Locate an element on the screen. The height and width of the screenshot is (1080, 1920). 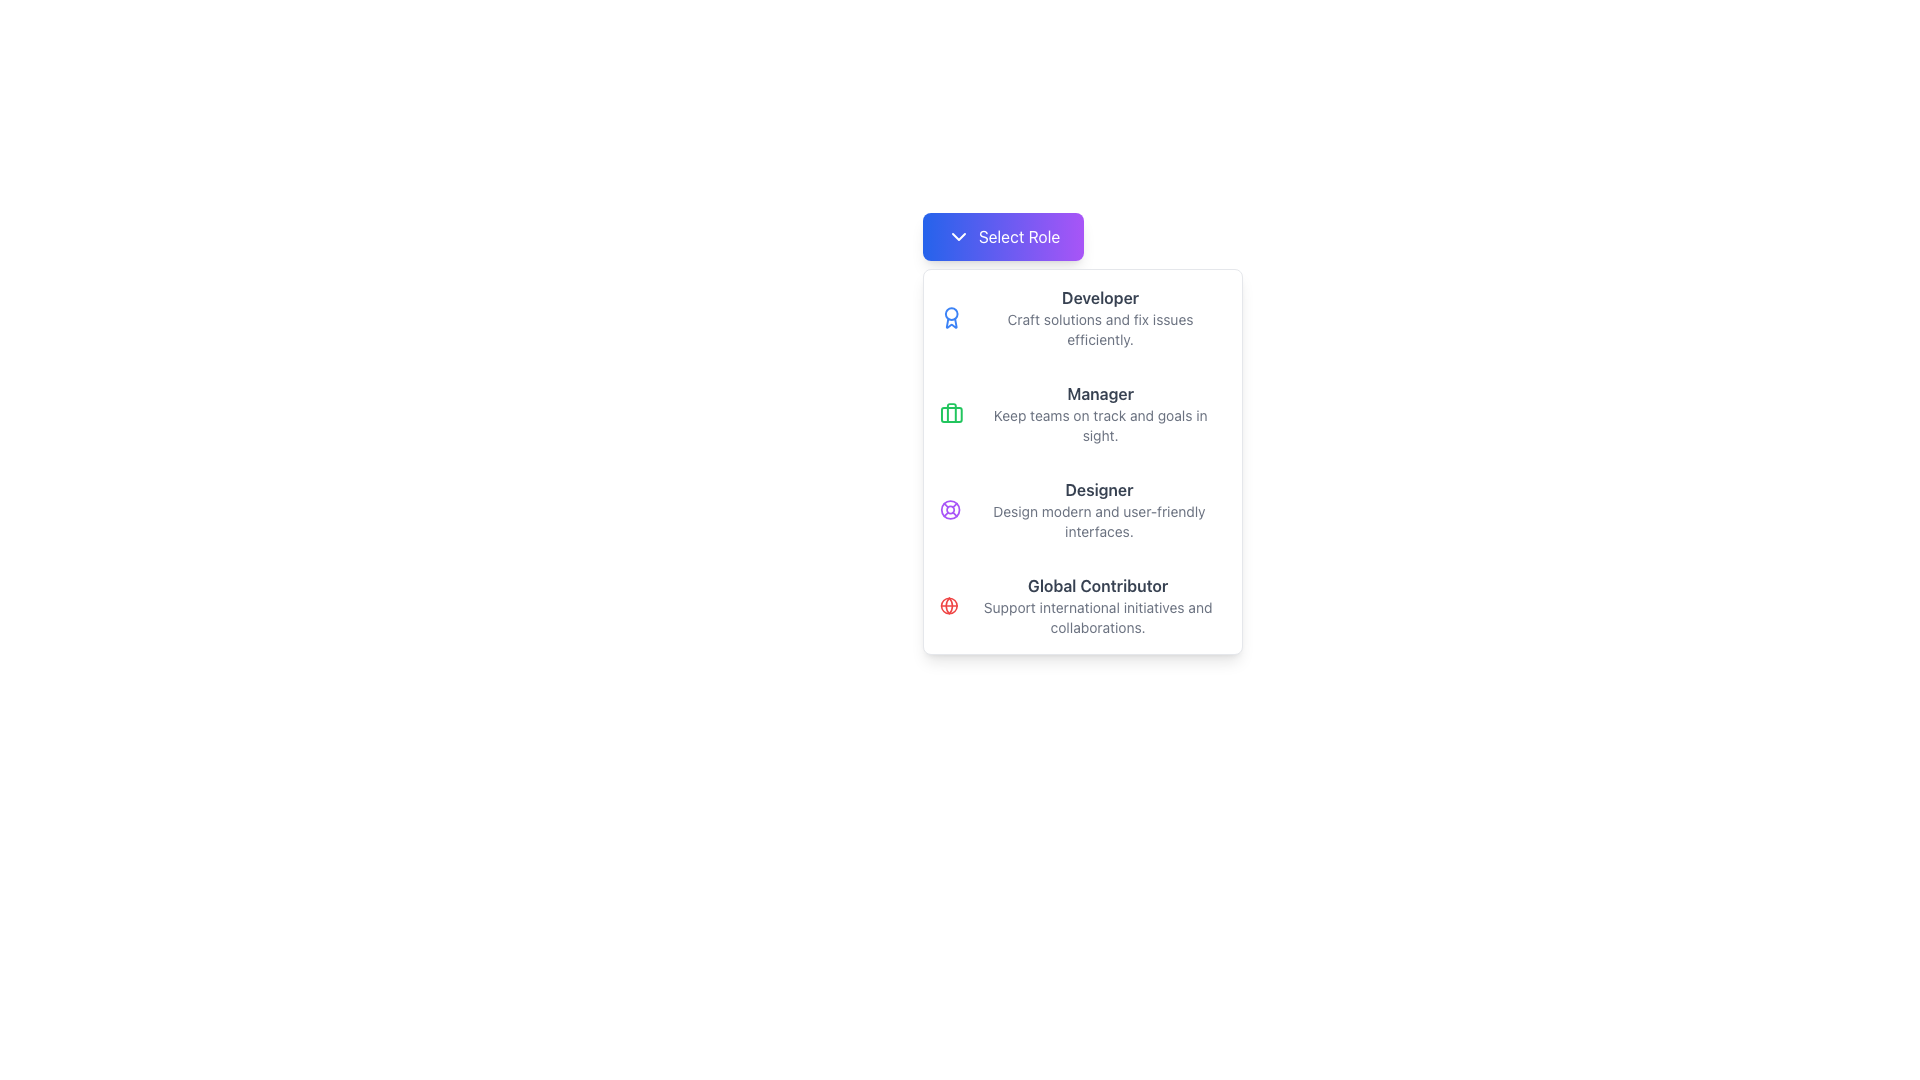
the text label displaying 'Manager', which is the second item in the list of role options within the vertical selection box is located at coordinates (1099, 393).